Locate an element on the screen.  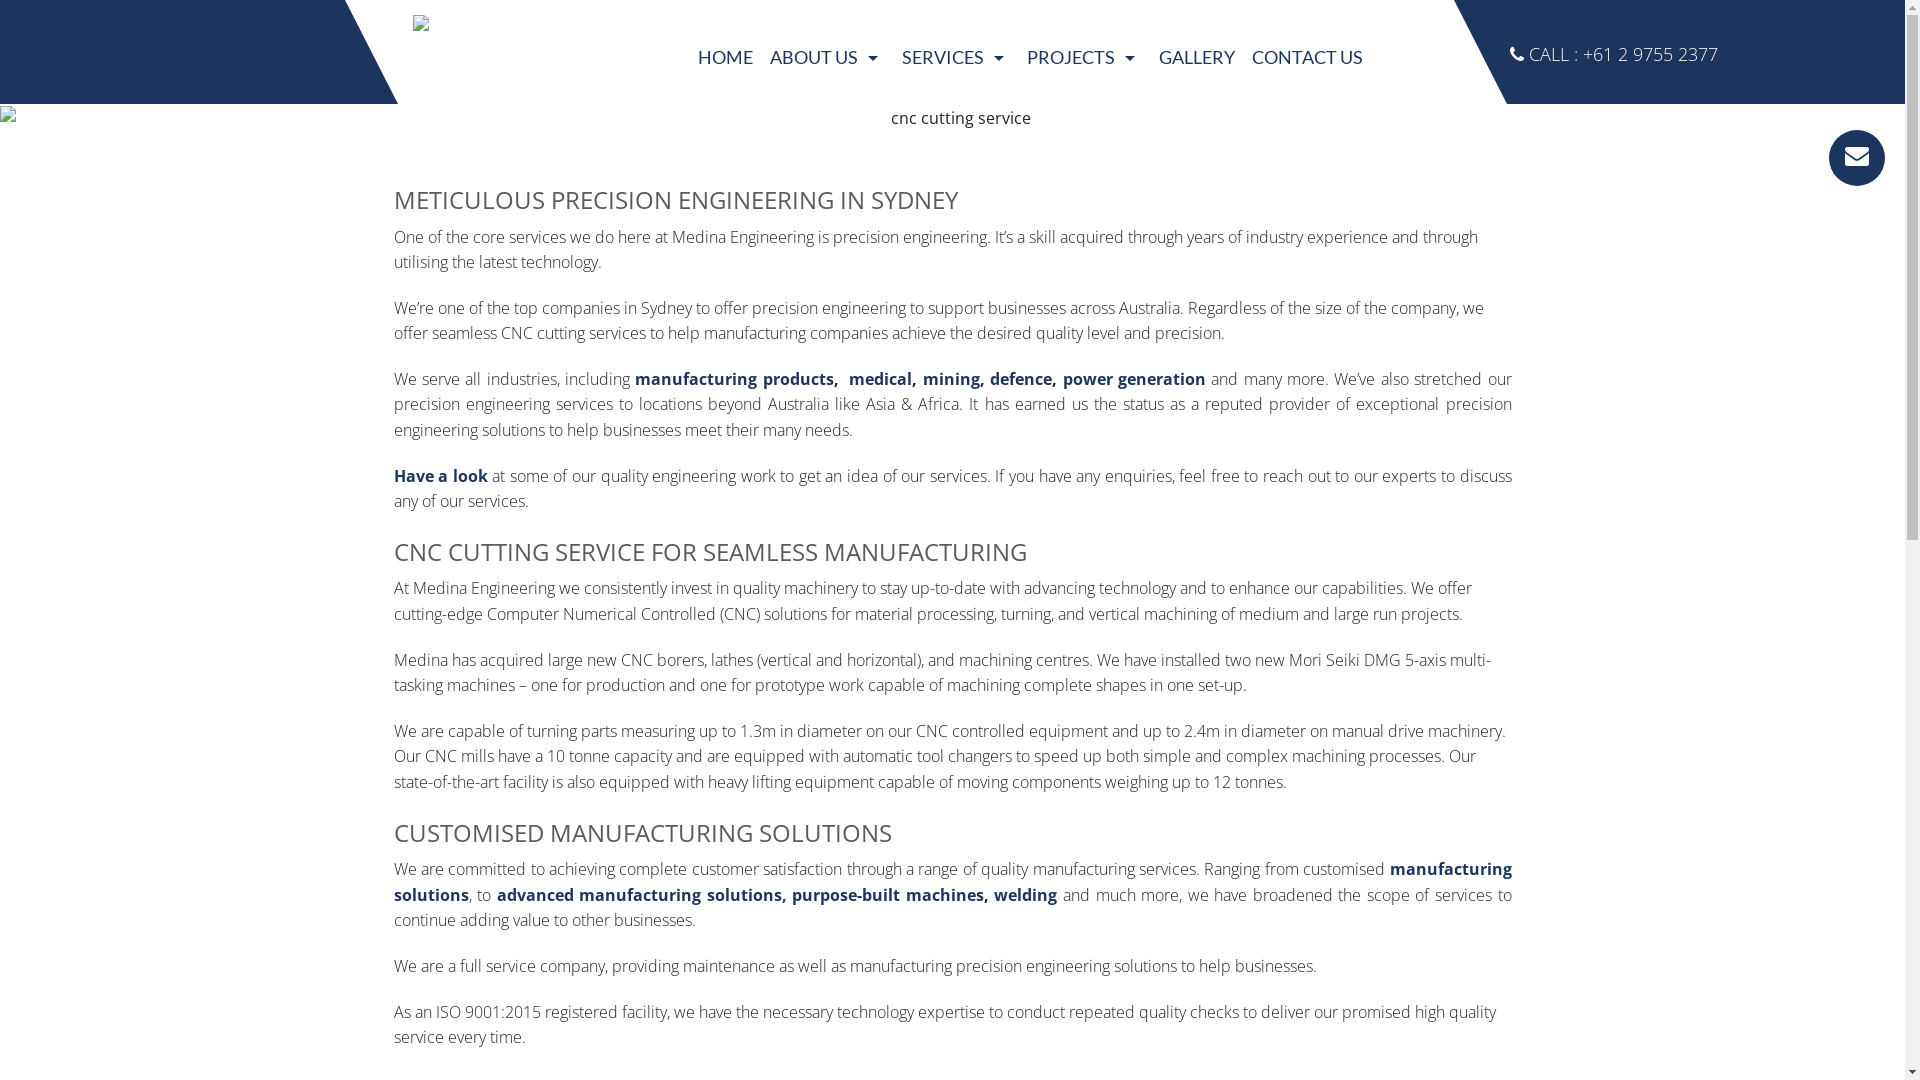
'advanced manufacturing solutions,' is located at coordinates (497, 893).